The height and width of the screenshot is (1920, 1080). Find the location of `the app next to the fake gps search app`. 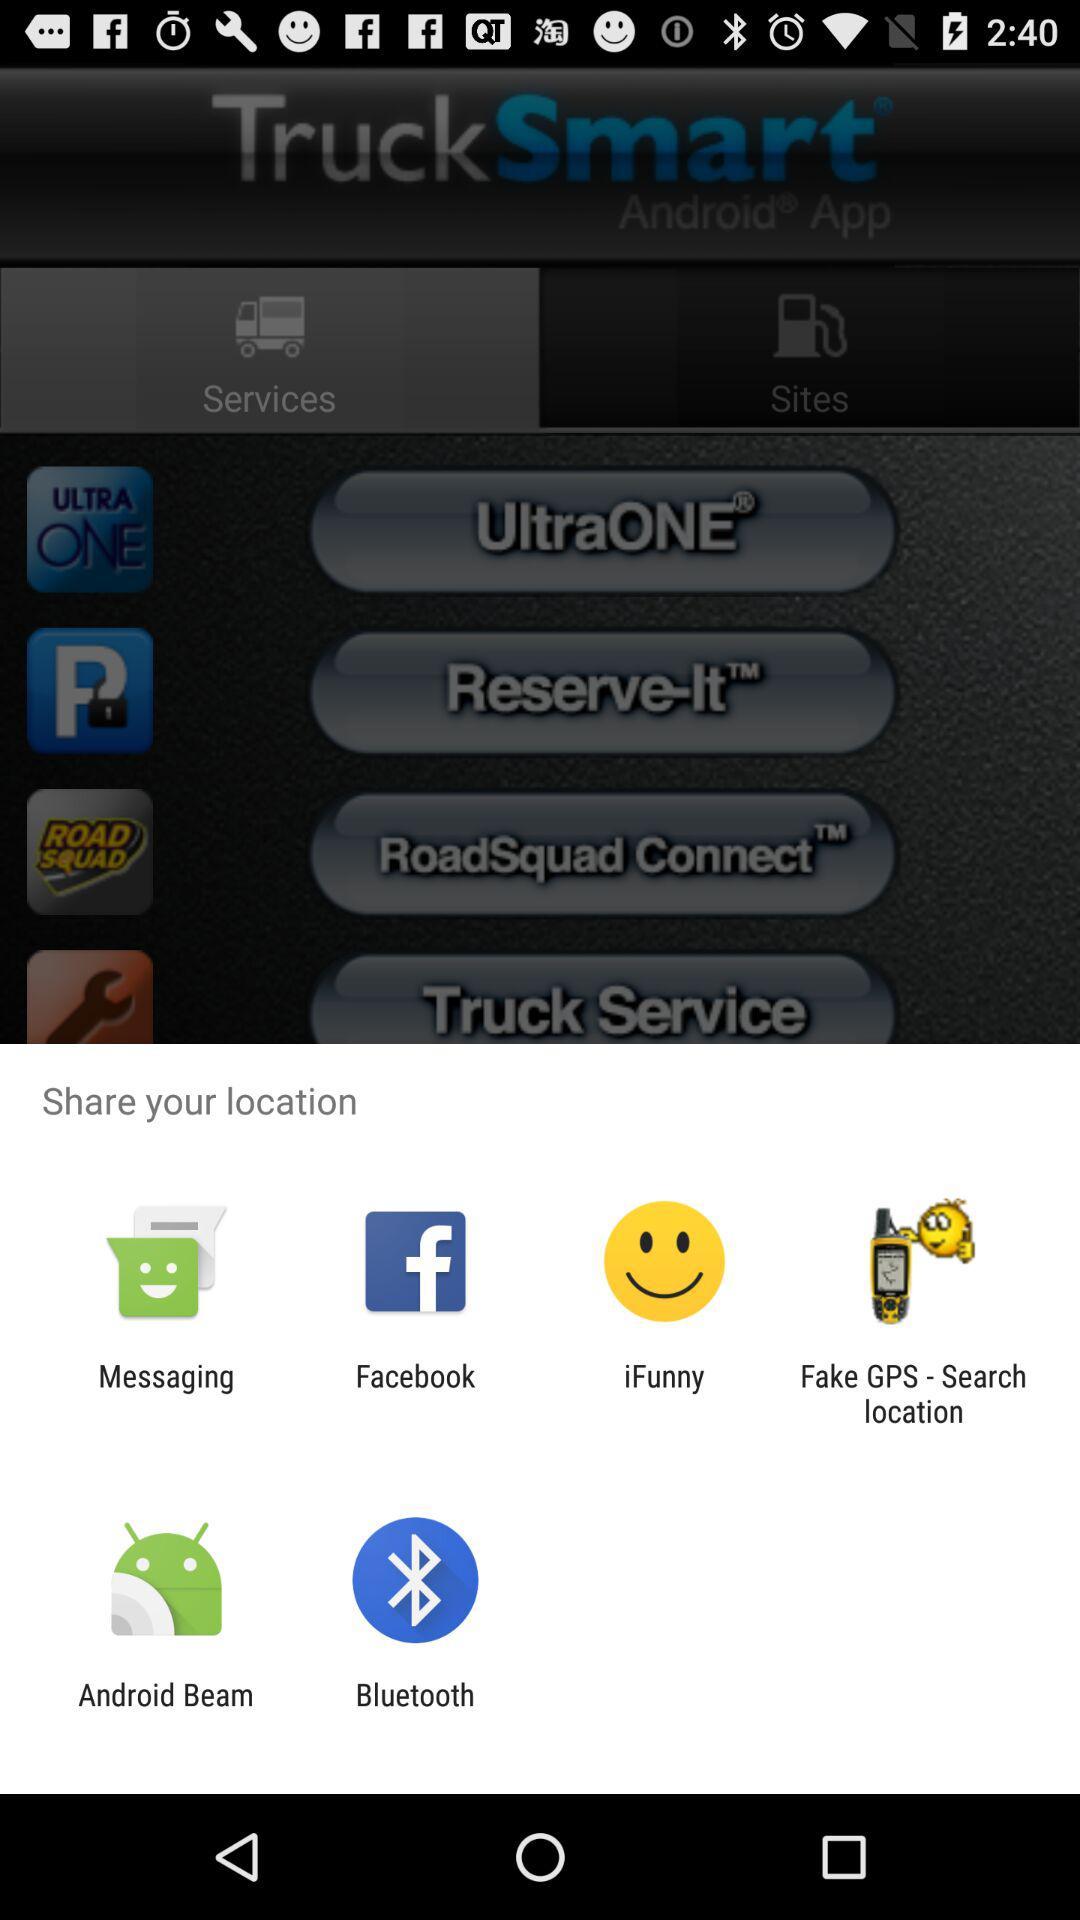

the app next to the fake gps search app is located at coordinates (664, 1392).